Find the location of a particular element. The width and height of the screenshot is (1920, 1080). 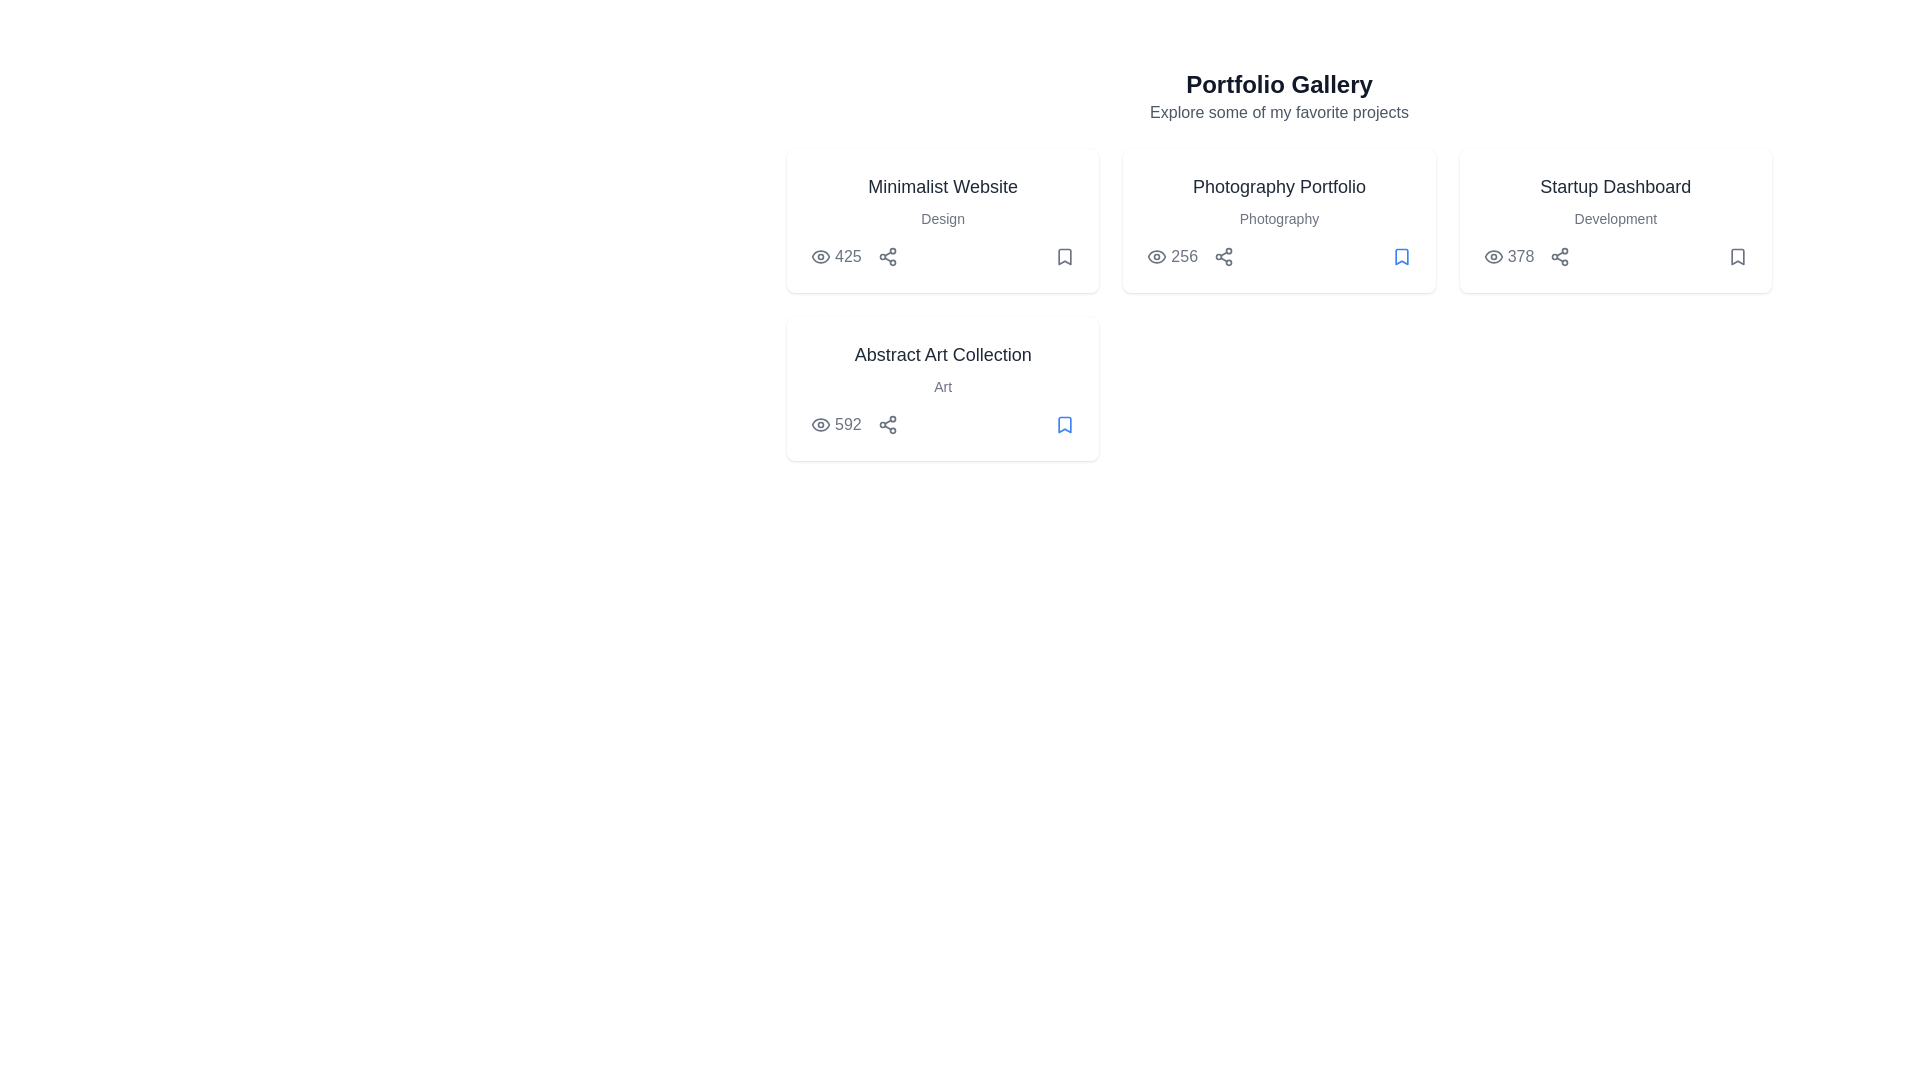

the text label that reads 'Photography', which is colored gray and located below the main title 'Photography Portfolio' is located at coordinates (1278, 219).